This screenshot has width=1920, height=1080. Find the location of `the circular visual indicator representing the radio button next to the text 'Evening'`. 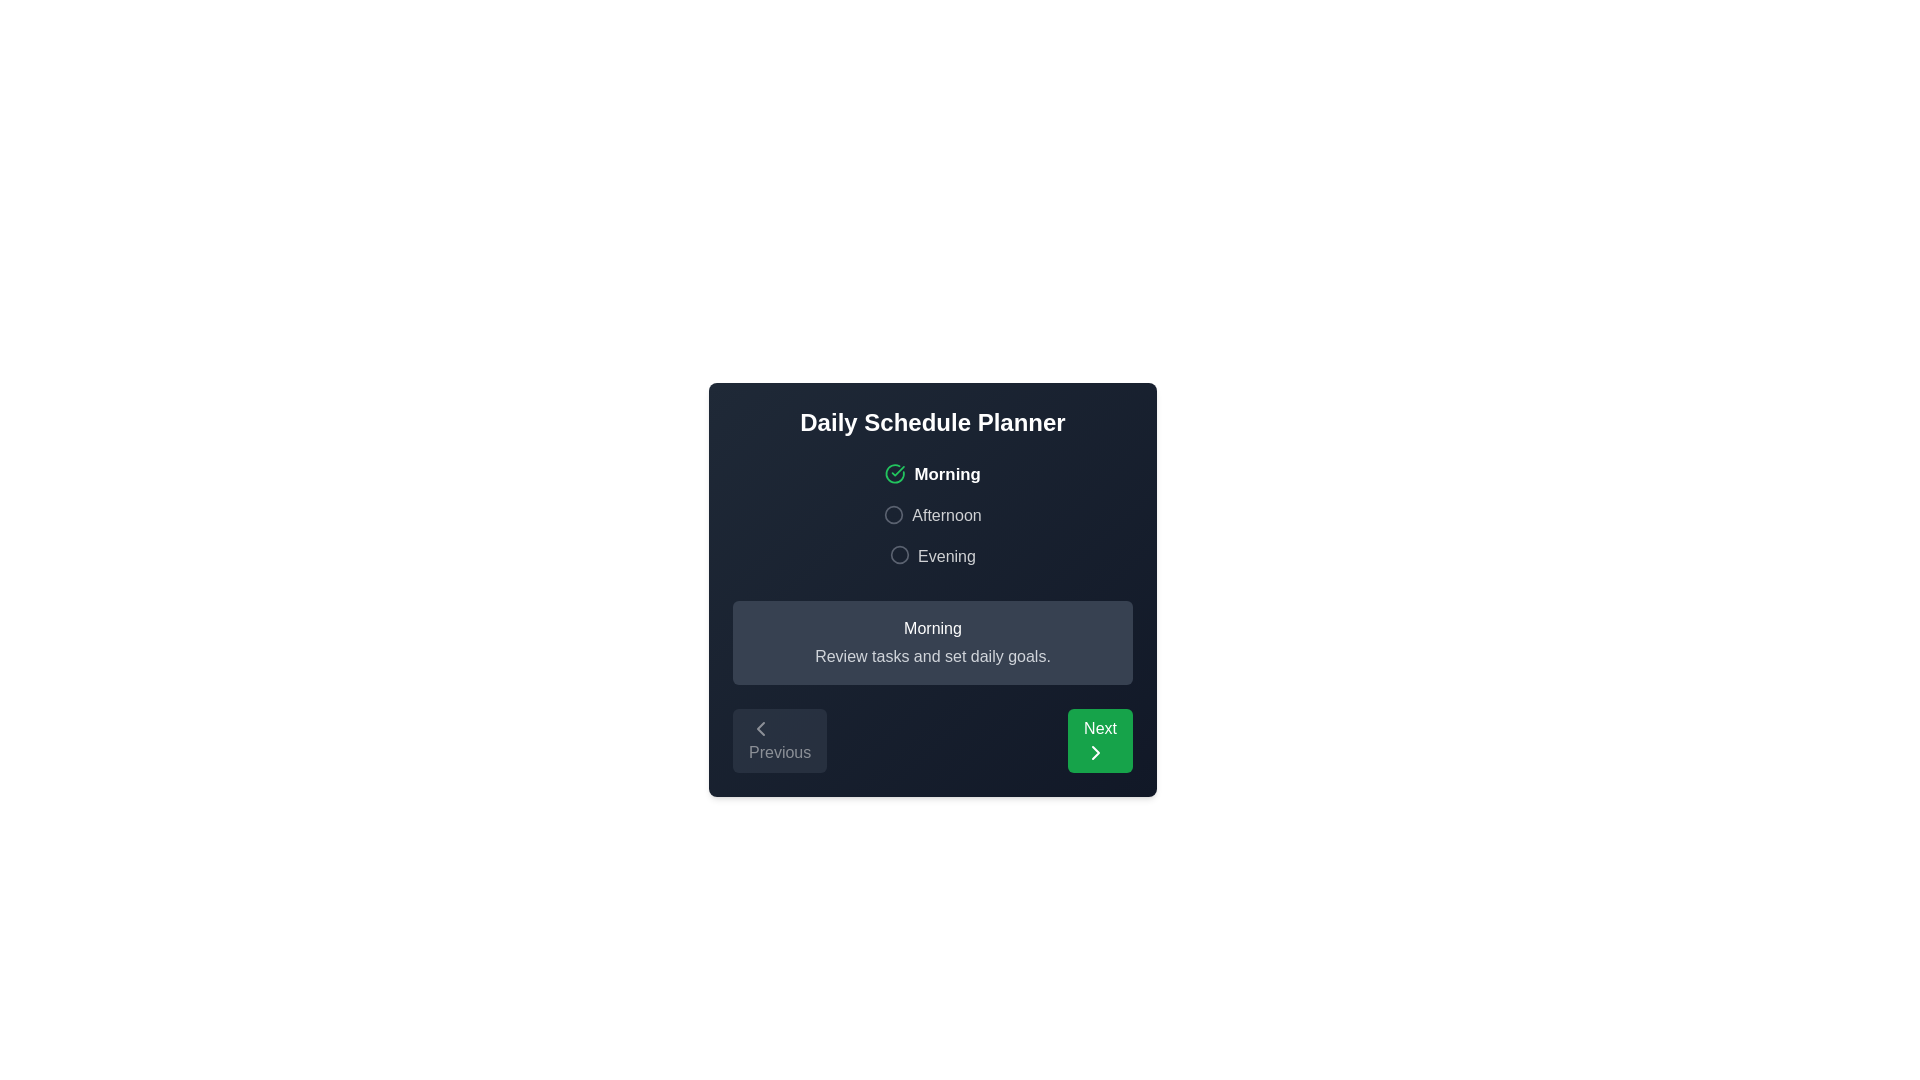

the circular visual indicator representing the radio button next to the text 'Evening' is located at coordinates (899, 555).